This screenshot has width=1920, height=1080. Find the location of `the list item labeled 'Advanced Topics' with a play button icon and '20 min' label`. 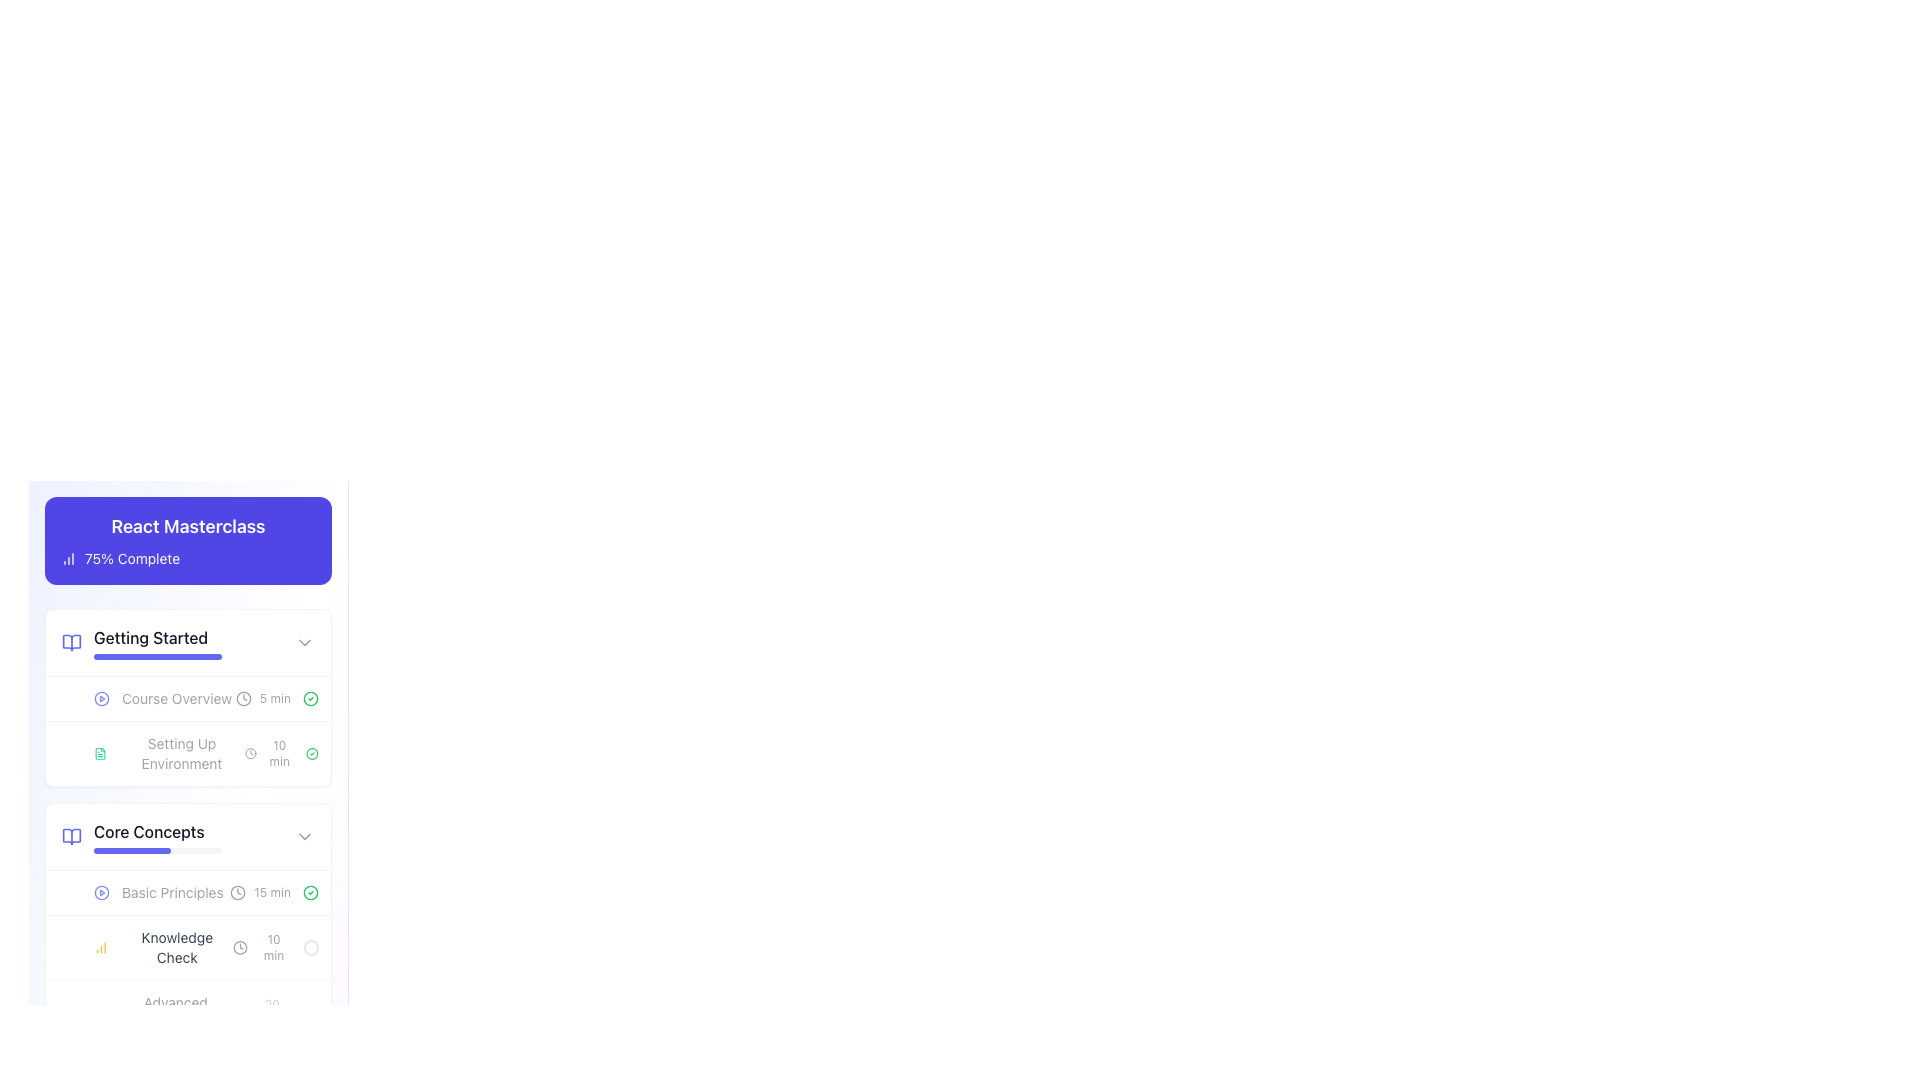

the list item labeled 'Advanced Topics' with a play button icon and '20 min' label is located at coordinates (188, 1012).